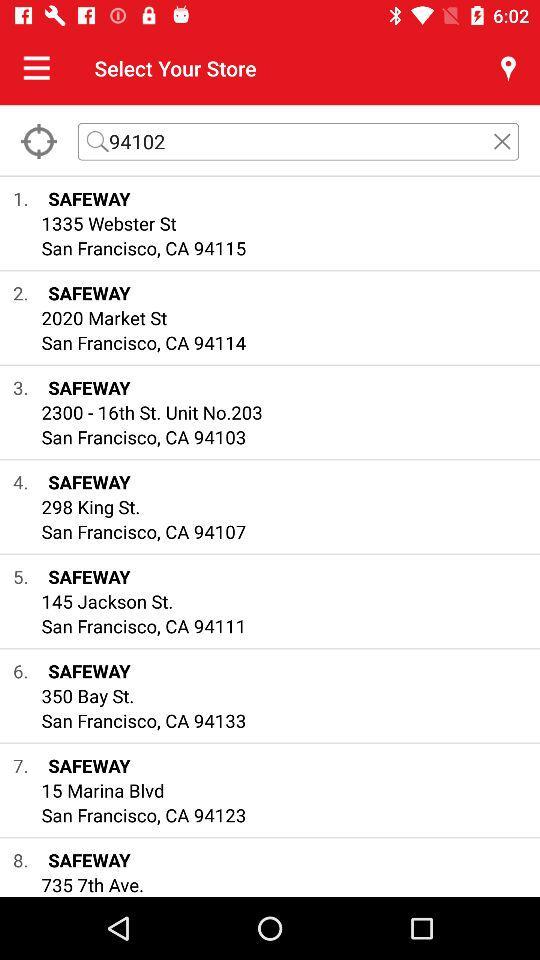 This screenshot has height=960, width=540. What do you see at coordinates (501, 140) in the screenshot?
I see `the close icon` at bounding box center [501, 140].